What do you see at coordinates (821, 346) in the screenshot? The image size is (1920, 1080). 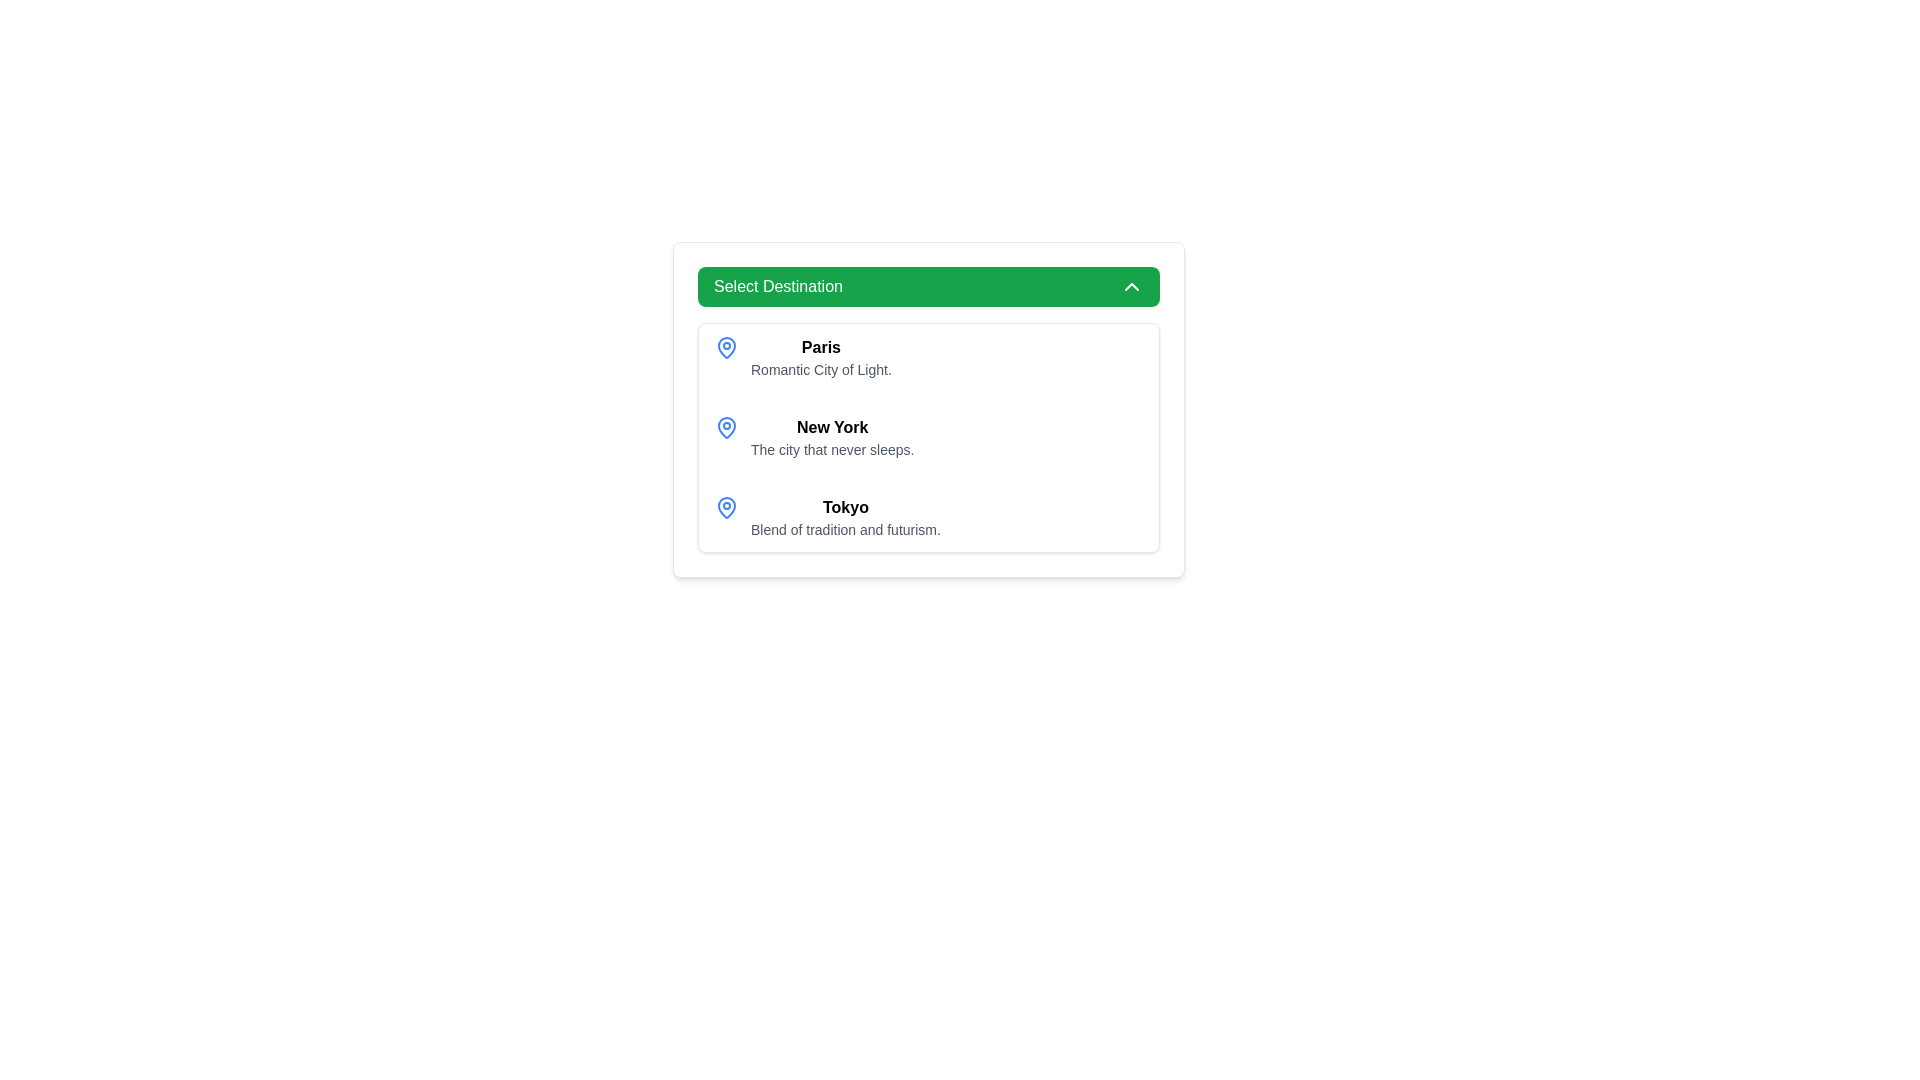 I see `the text label reading 'Paris'` at bounding box center [821, 346].